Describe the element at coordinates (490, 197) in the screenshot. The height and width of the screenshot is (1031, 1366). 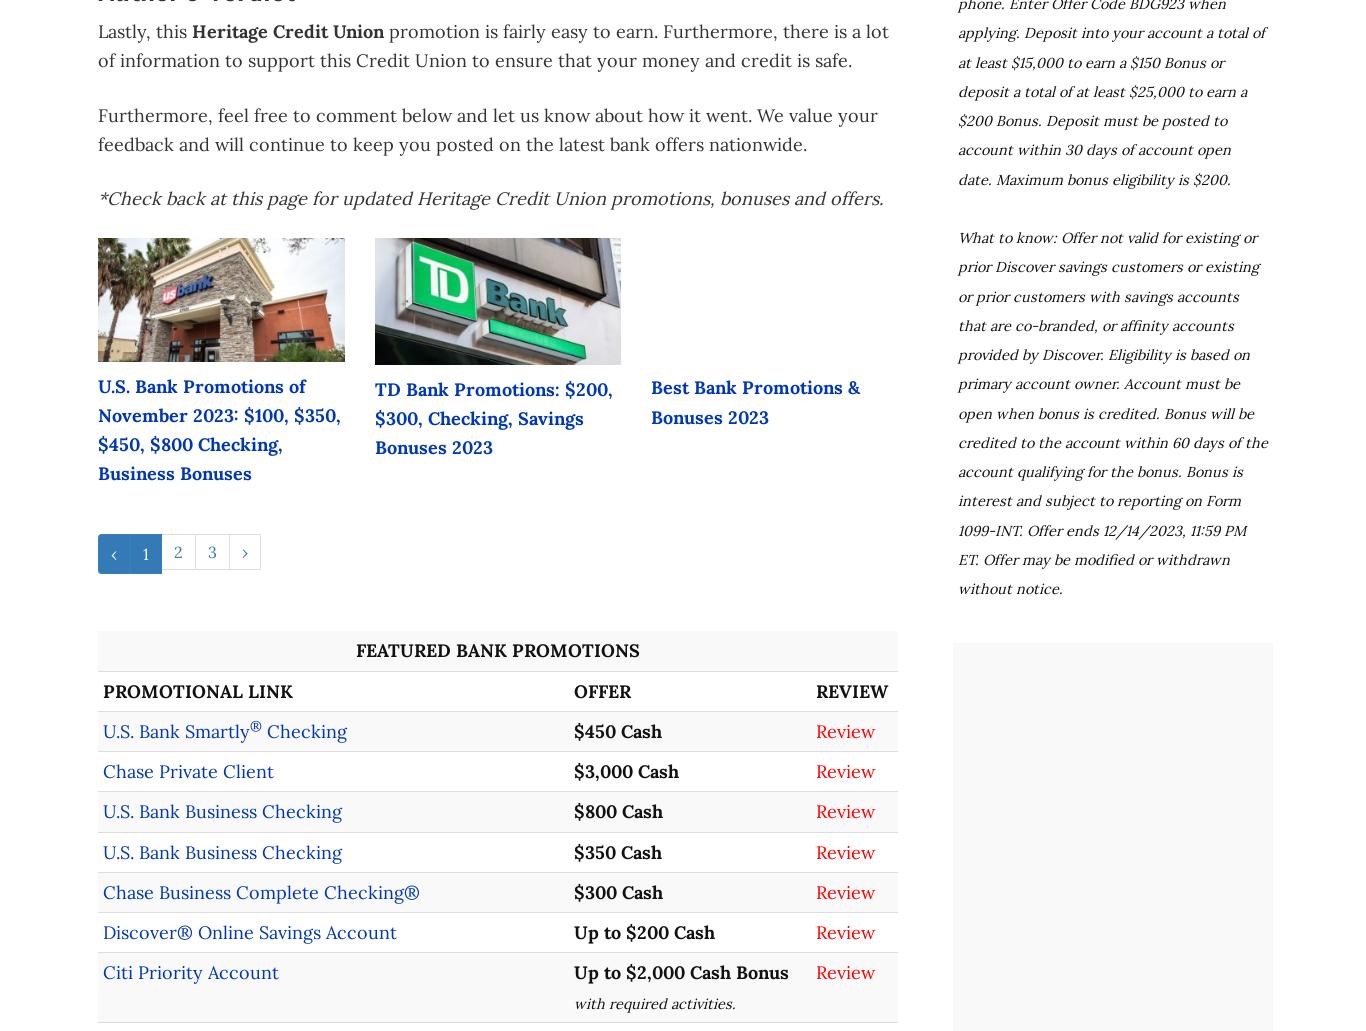
I see `'*Check back at this page for updated Heritage Credit Union promotions, bonuses and offers.'` at that location.